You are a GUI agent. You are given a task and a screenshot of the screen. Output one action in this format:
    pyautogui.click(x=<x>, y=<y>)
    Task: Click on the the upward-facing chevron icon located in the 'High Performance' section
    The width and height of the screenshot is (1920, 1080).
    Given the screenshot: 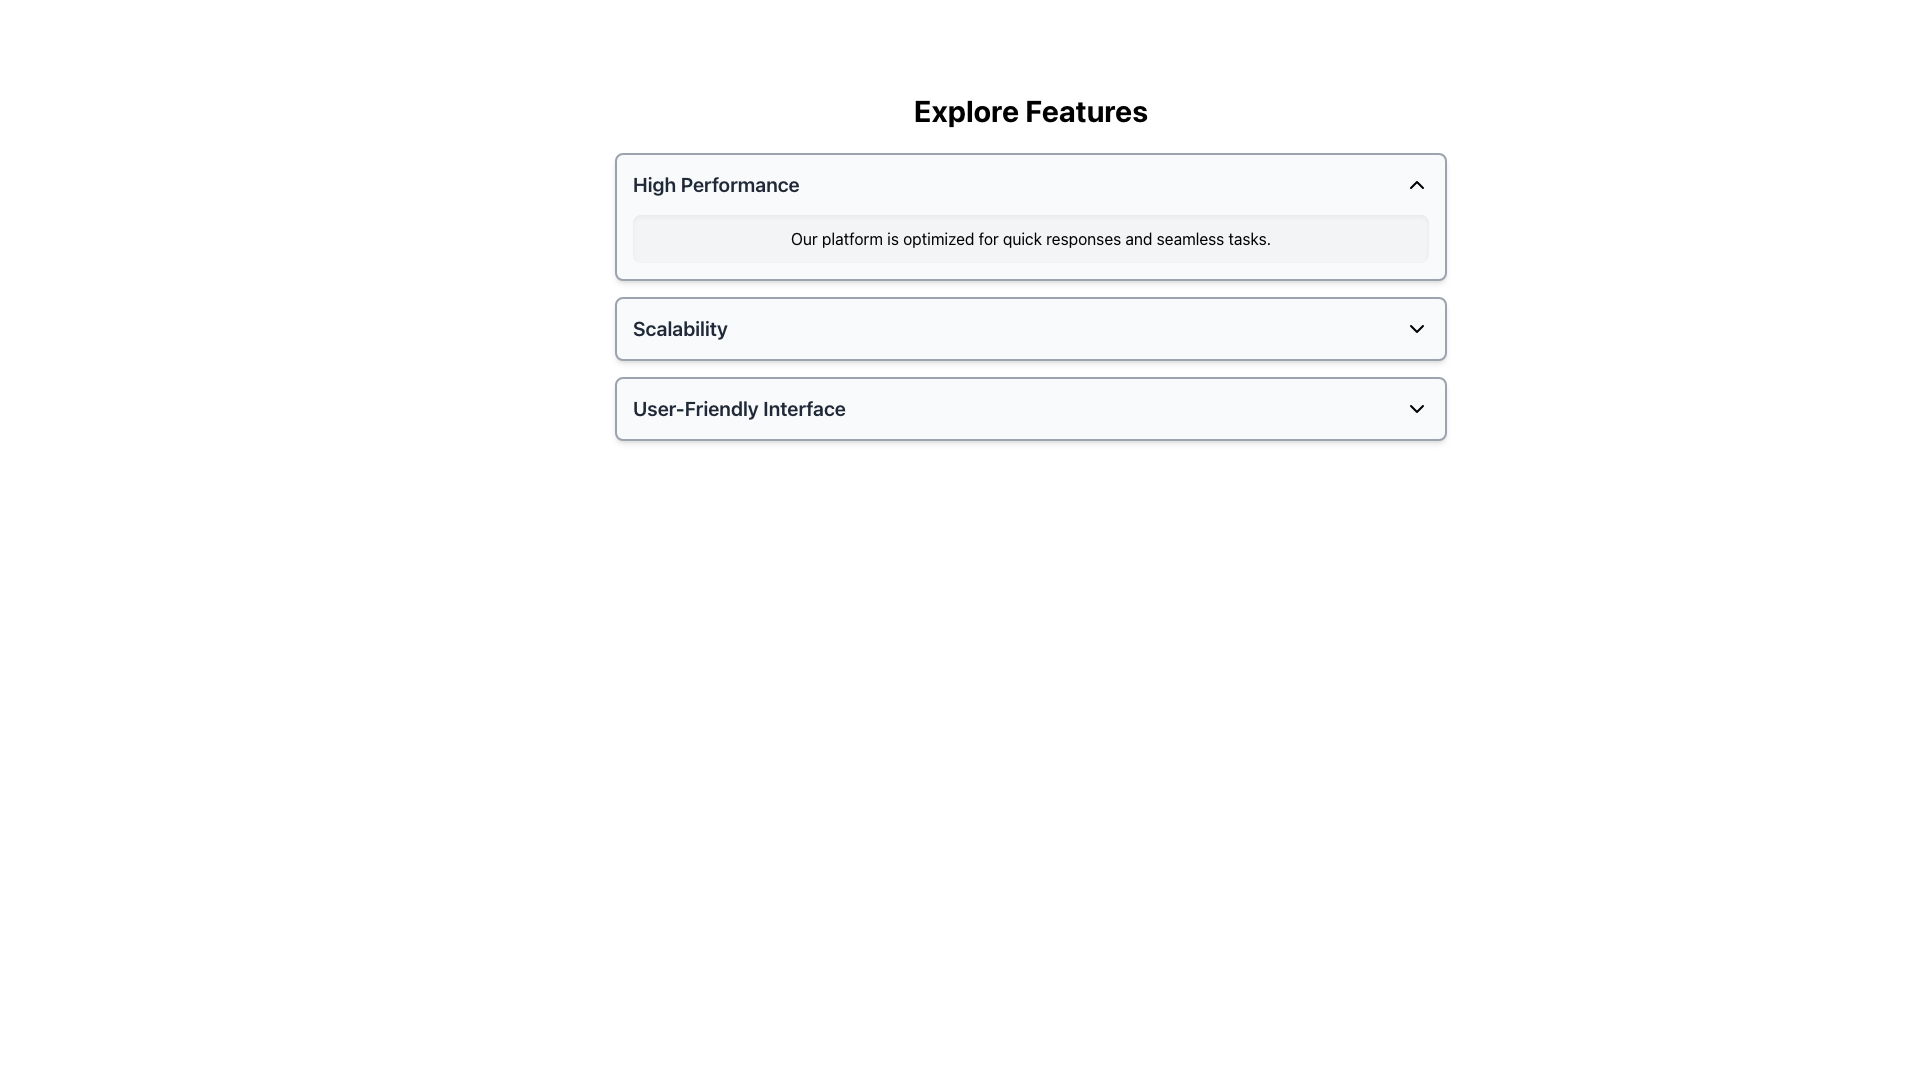 What is the action you would take?
    pyautogui.click(x=1415, y=185)
    